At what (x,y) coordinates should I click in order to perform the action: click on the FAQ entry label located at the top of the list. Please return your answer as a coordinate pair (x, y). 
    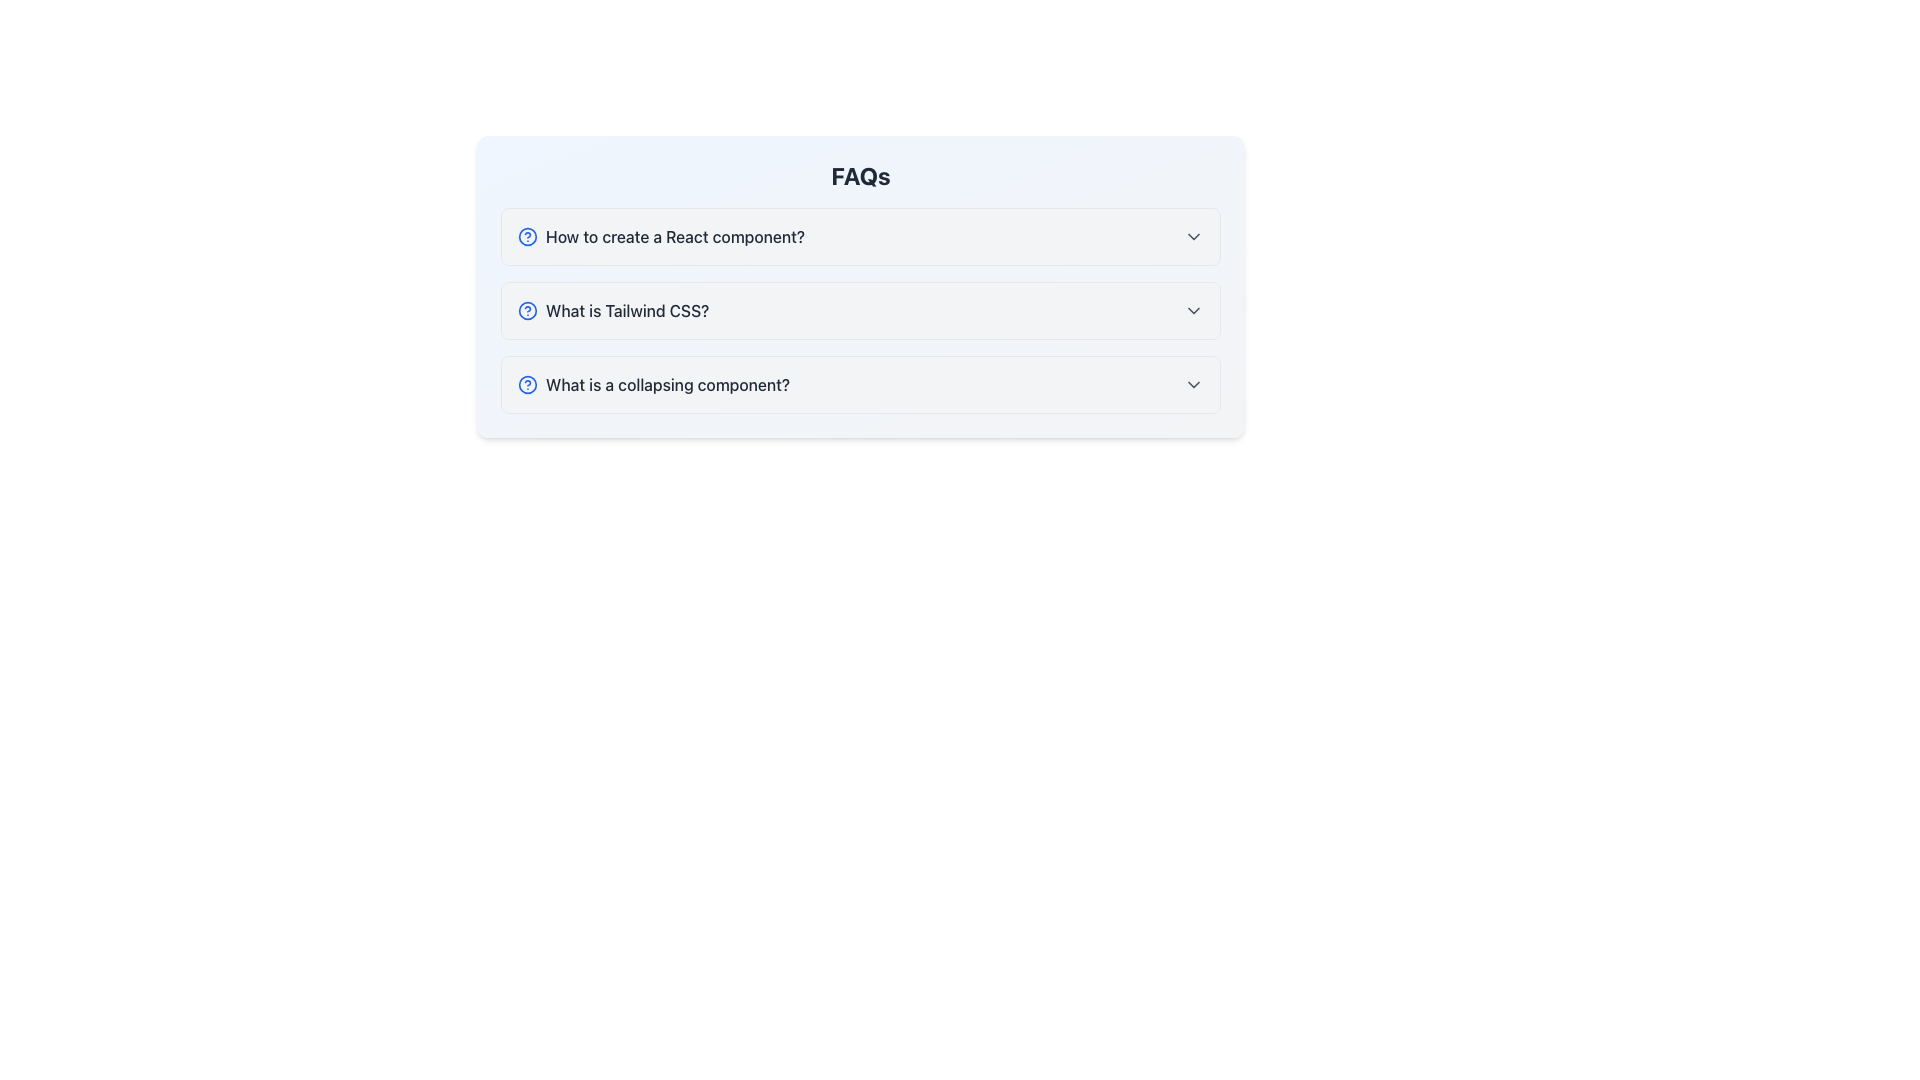
    Looking at the image, I should click on (661, 235).